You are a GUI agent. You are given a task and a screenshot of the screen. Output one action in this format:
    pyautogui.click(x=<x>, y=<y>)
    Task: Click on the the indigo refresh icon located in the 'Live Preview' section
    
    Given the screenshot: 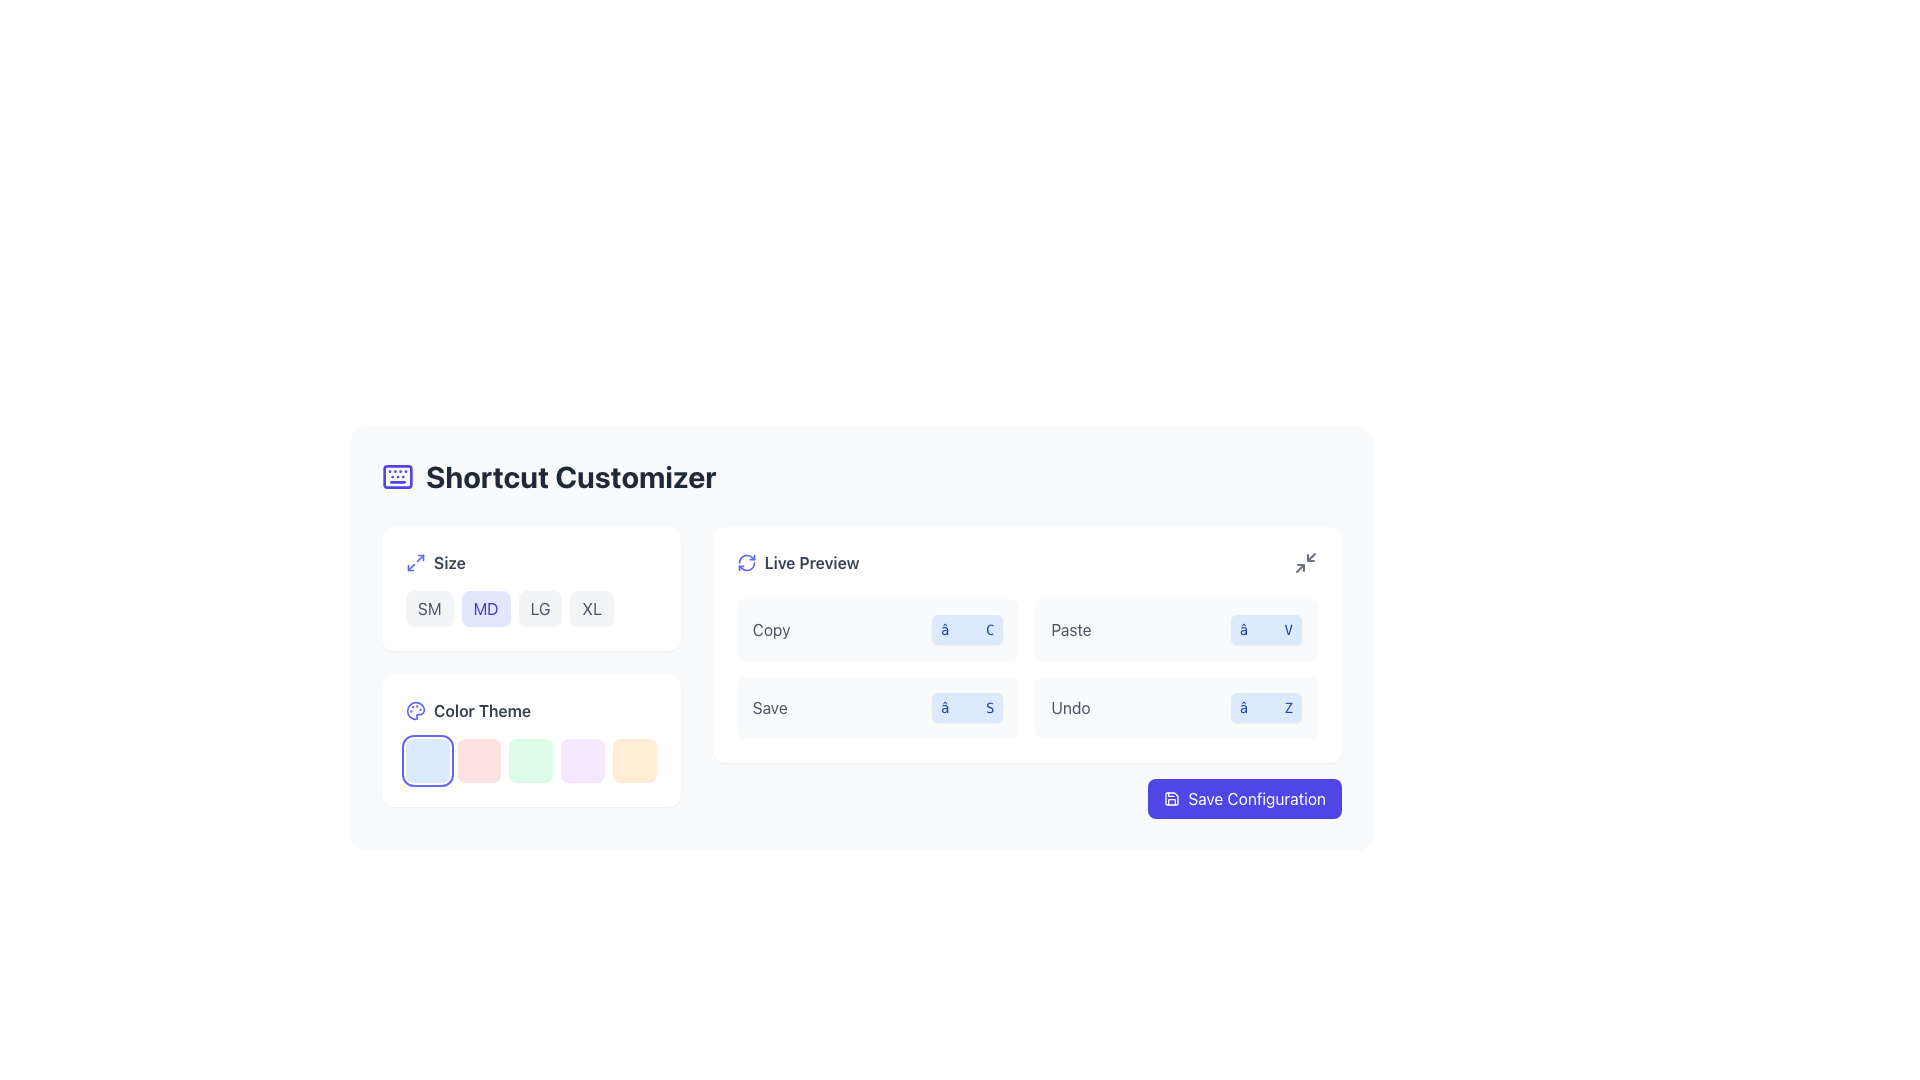 What is the action you would take?
    pyautogui.click(x=745, y=563)
    